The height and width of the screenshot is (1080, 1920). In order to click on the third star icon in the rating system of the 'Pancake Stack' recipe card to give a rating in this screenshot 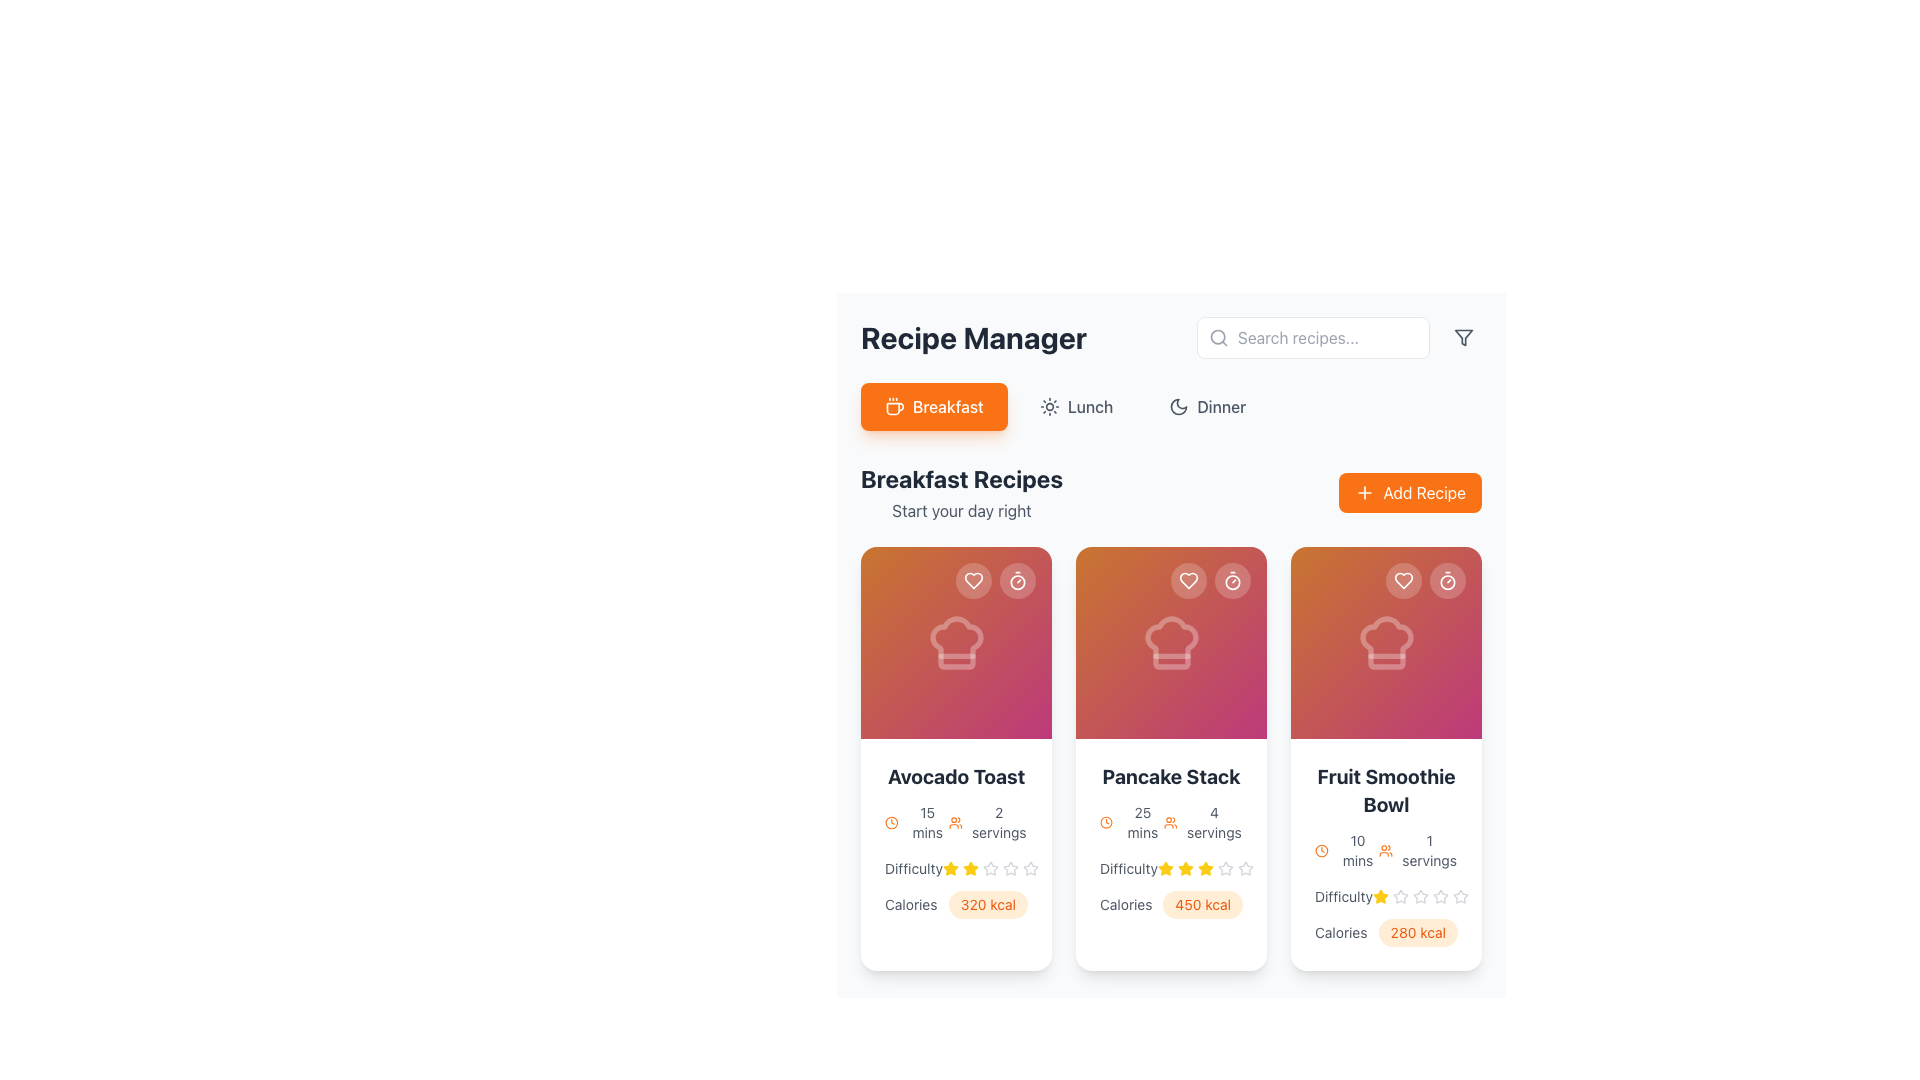, I will do `click(1224, 867)`.